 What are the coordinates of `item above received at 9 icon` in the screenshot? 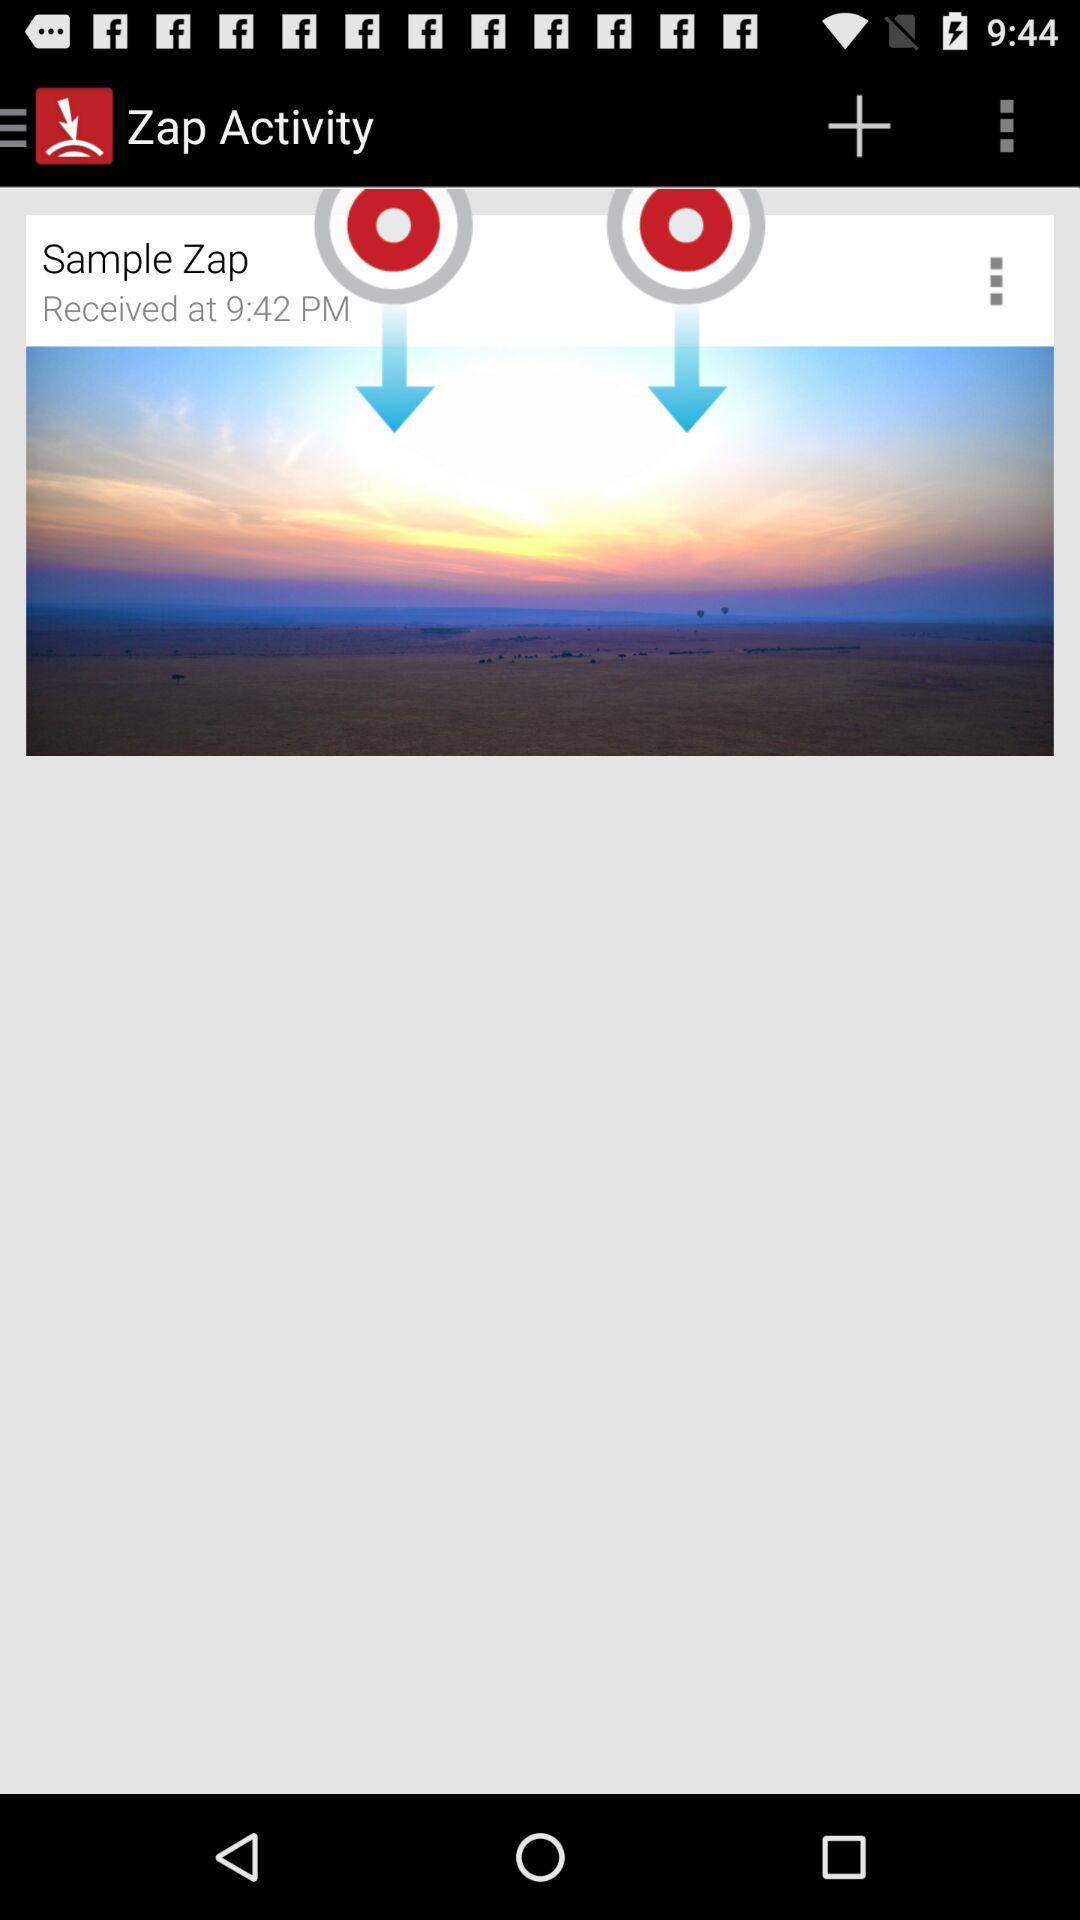 It's located at (421, 248).